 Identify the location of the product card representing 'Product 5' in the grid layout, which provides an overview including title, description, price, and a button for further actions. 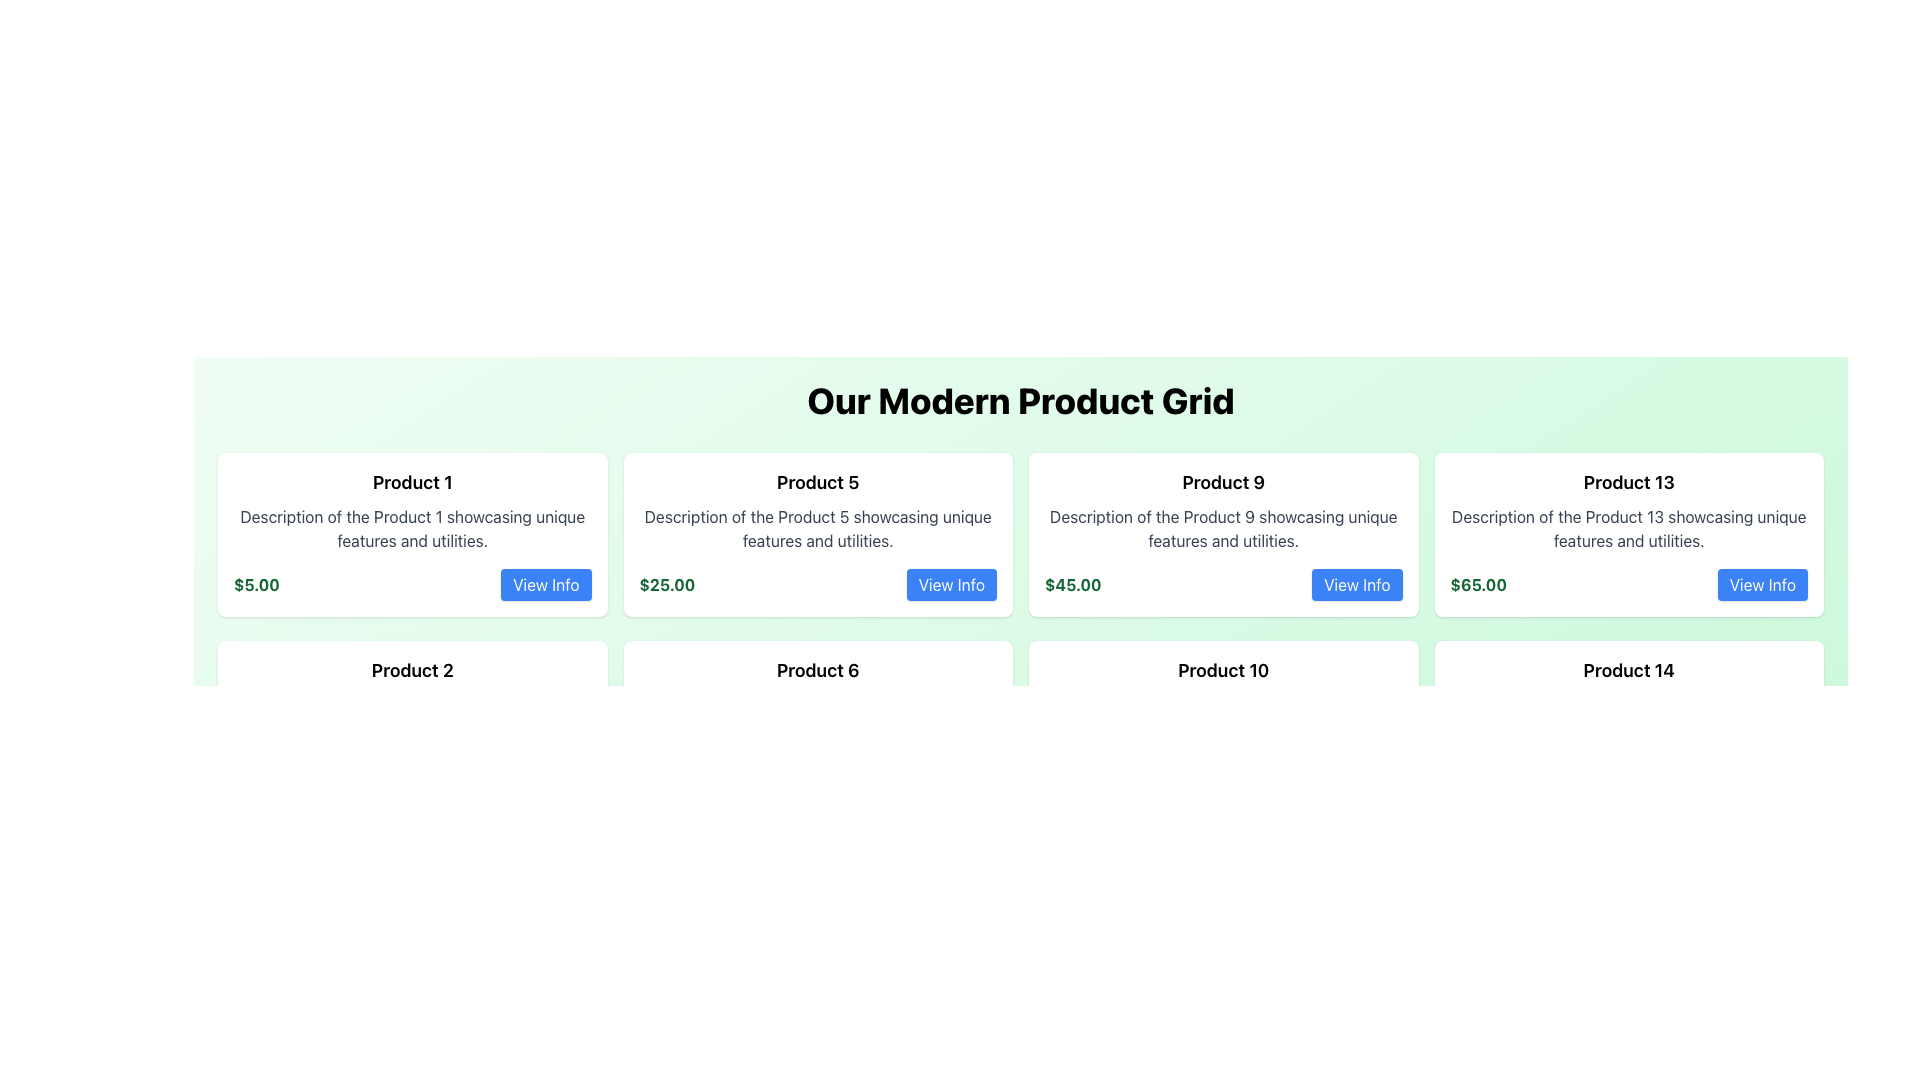
(818, 534).